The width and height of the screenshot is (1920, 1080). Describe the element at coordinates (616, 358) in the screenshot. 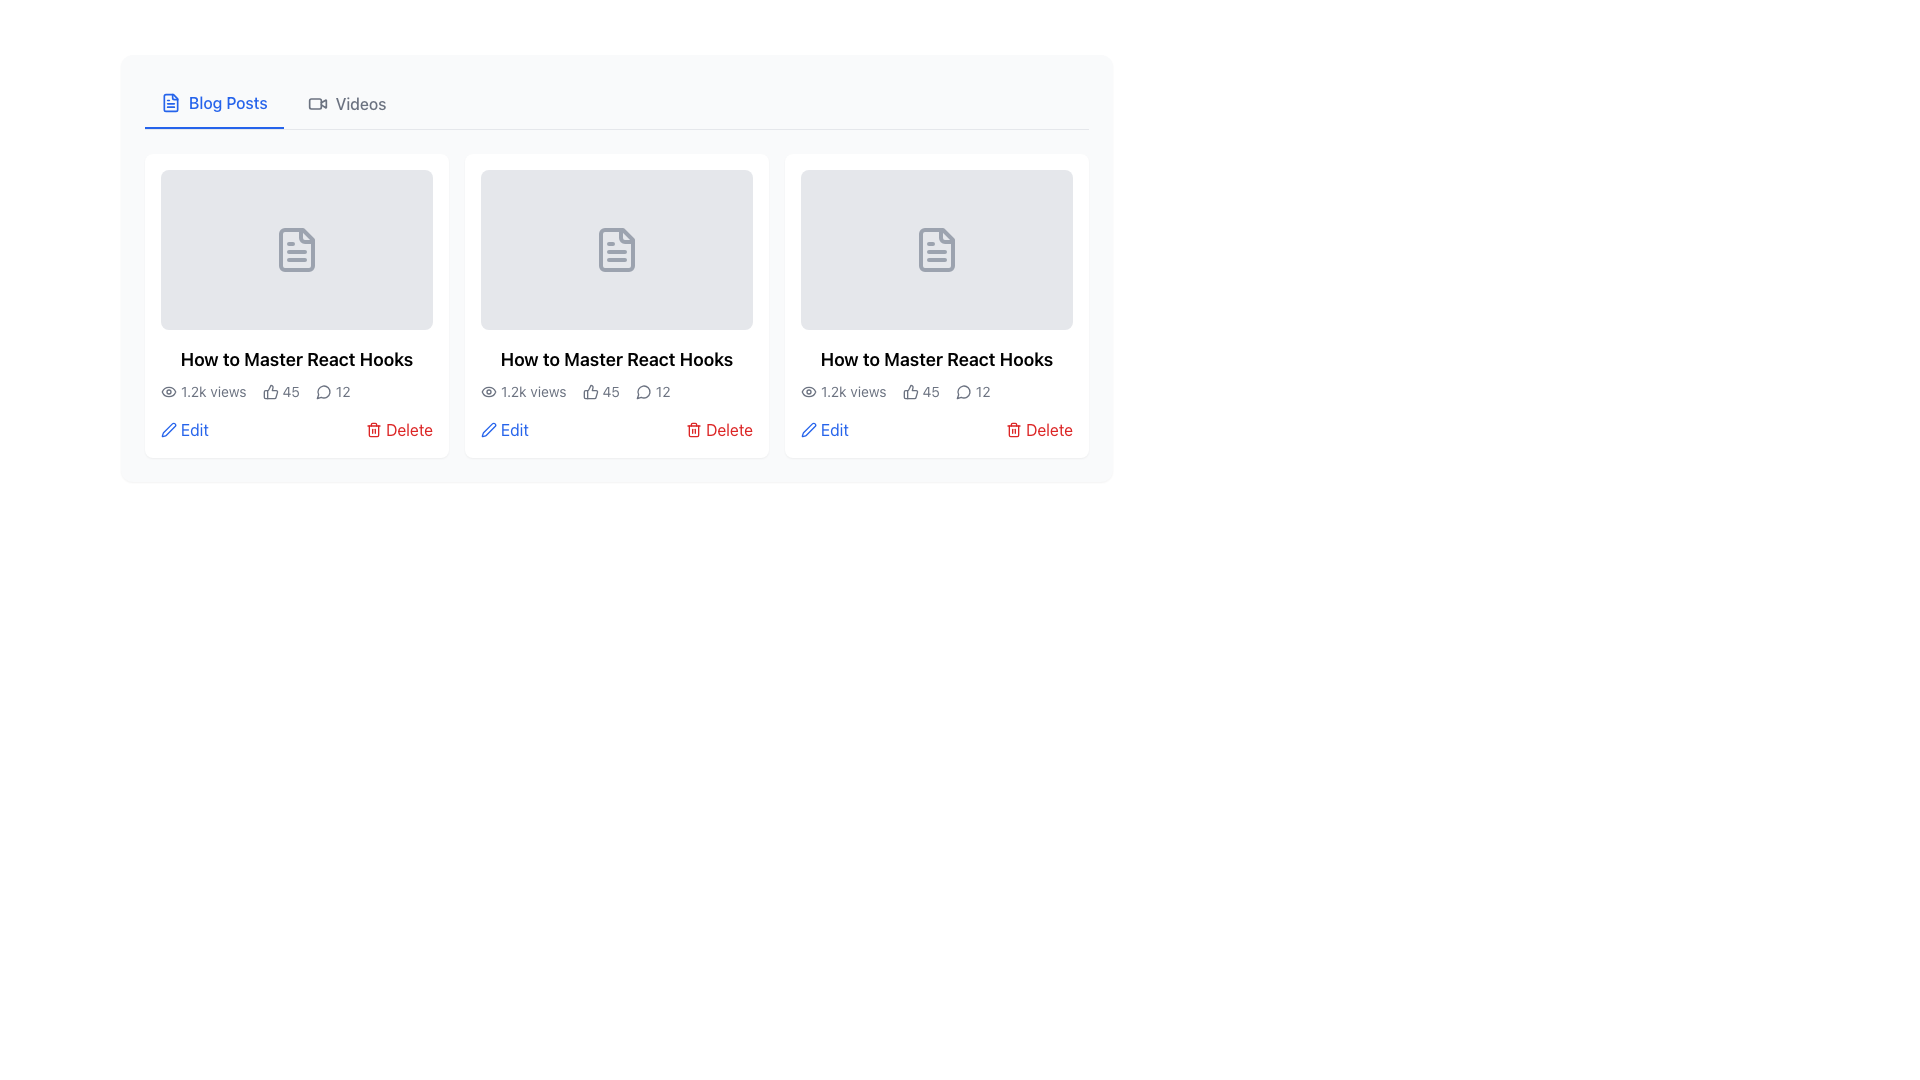

I see `the Header text of the blog post located in the second card of the horizontally aligned list, positioned below the image placeholder` at that location.